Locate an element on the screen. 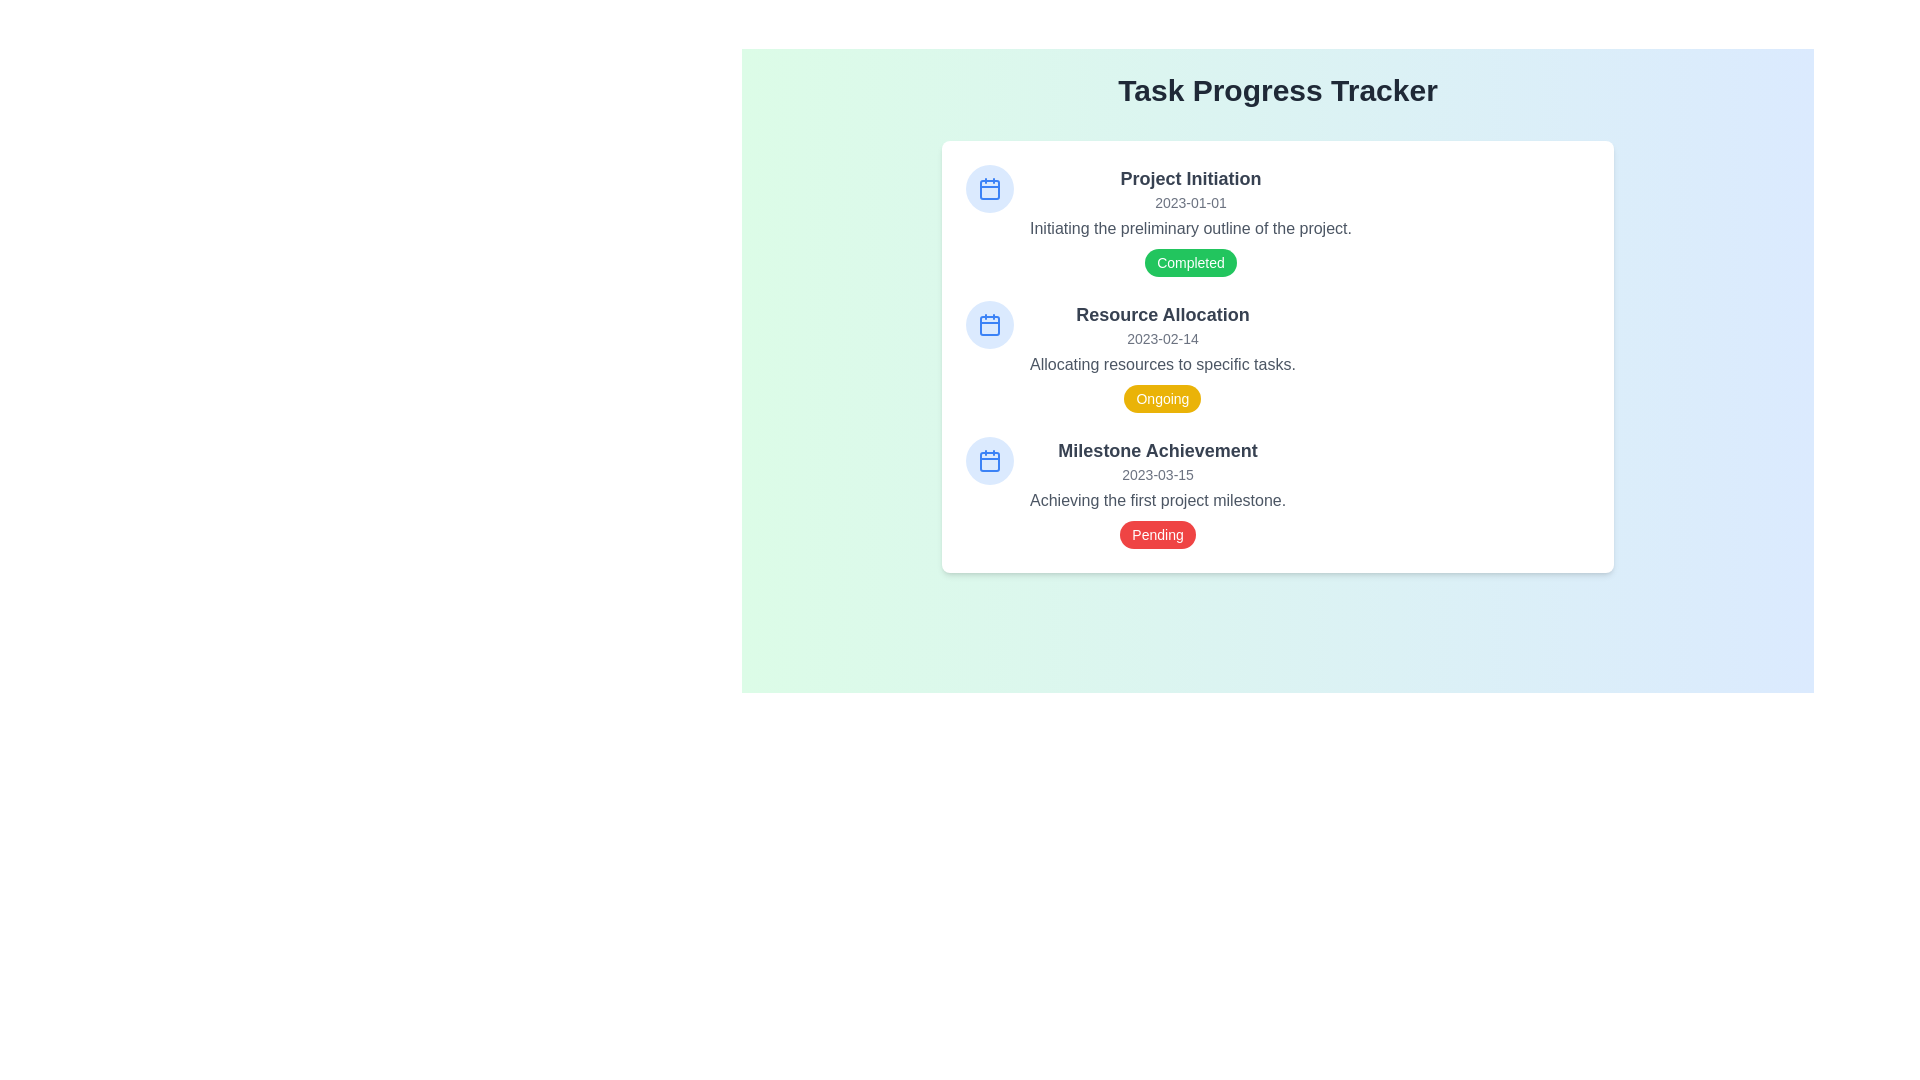  text label for the milestone entry located in the third milestone section of the 'Task Progress Tracker', positioned above the date '2023-03-15' and the description 'Achieving the first project milestone' is located at coordinates (1158, 451).